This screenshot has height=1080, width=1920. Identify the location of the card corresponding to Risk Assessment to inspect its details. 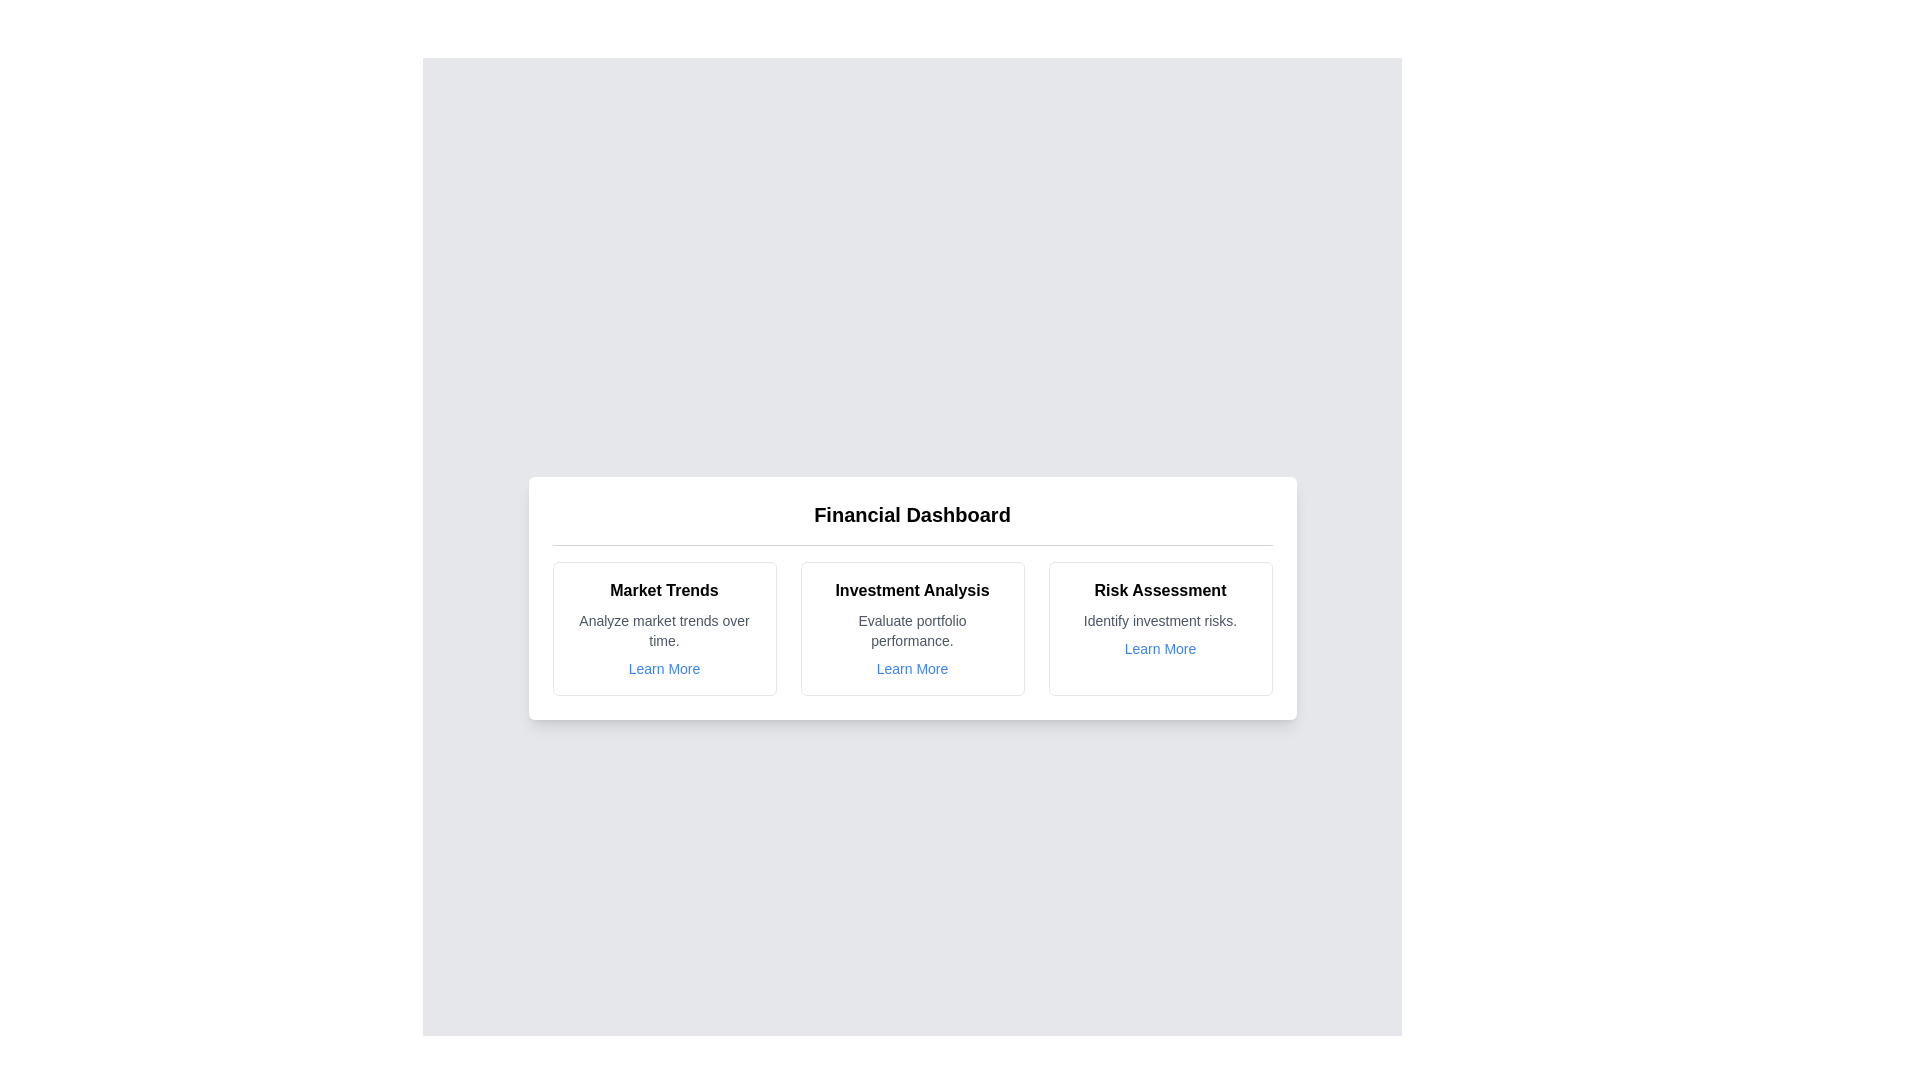
(1160, 627).